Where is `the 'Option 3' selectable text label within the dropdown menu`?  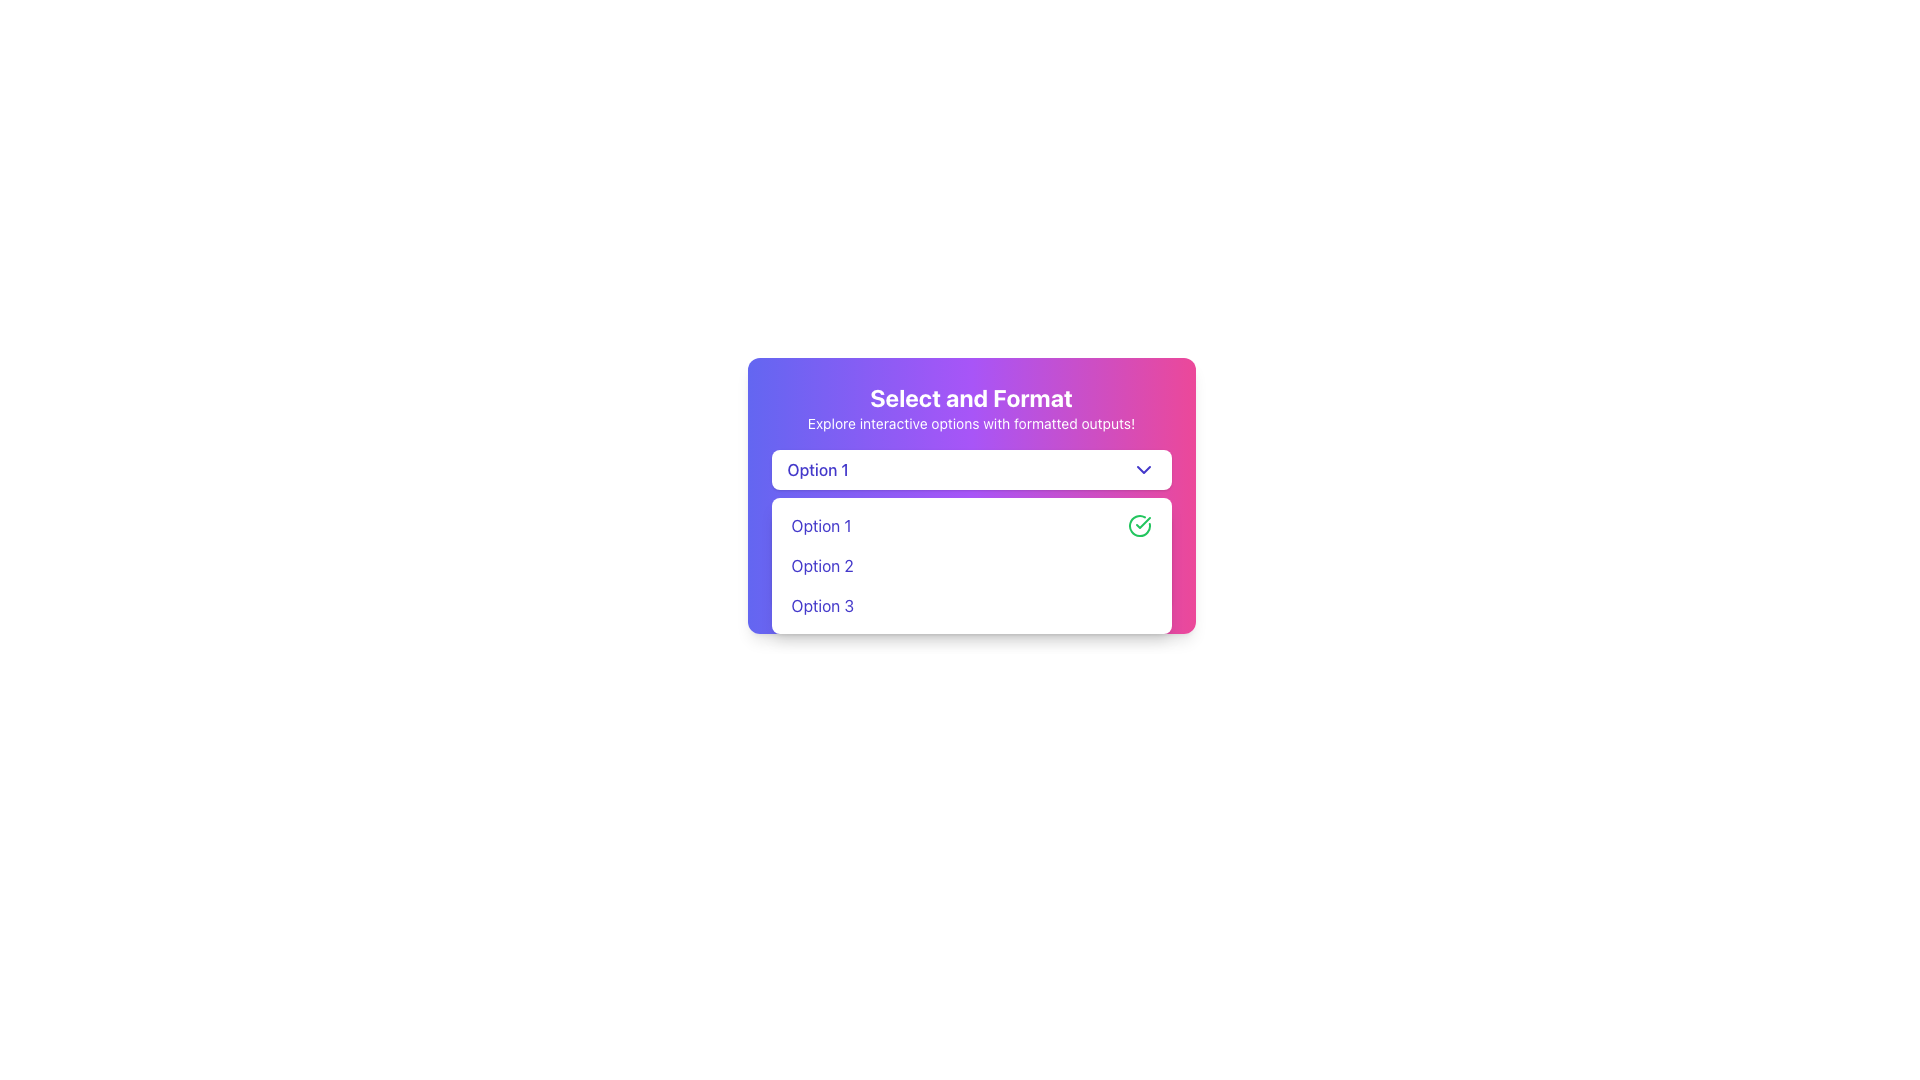 the 'Option 3' selectable text label within the dropdown menu is located at coordinates (822, 604).